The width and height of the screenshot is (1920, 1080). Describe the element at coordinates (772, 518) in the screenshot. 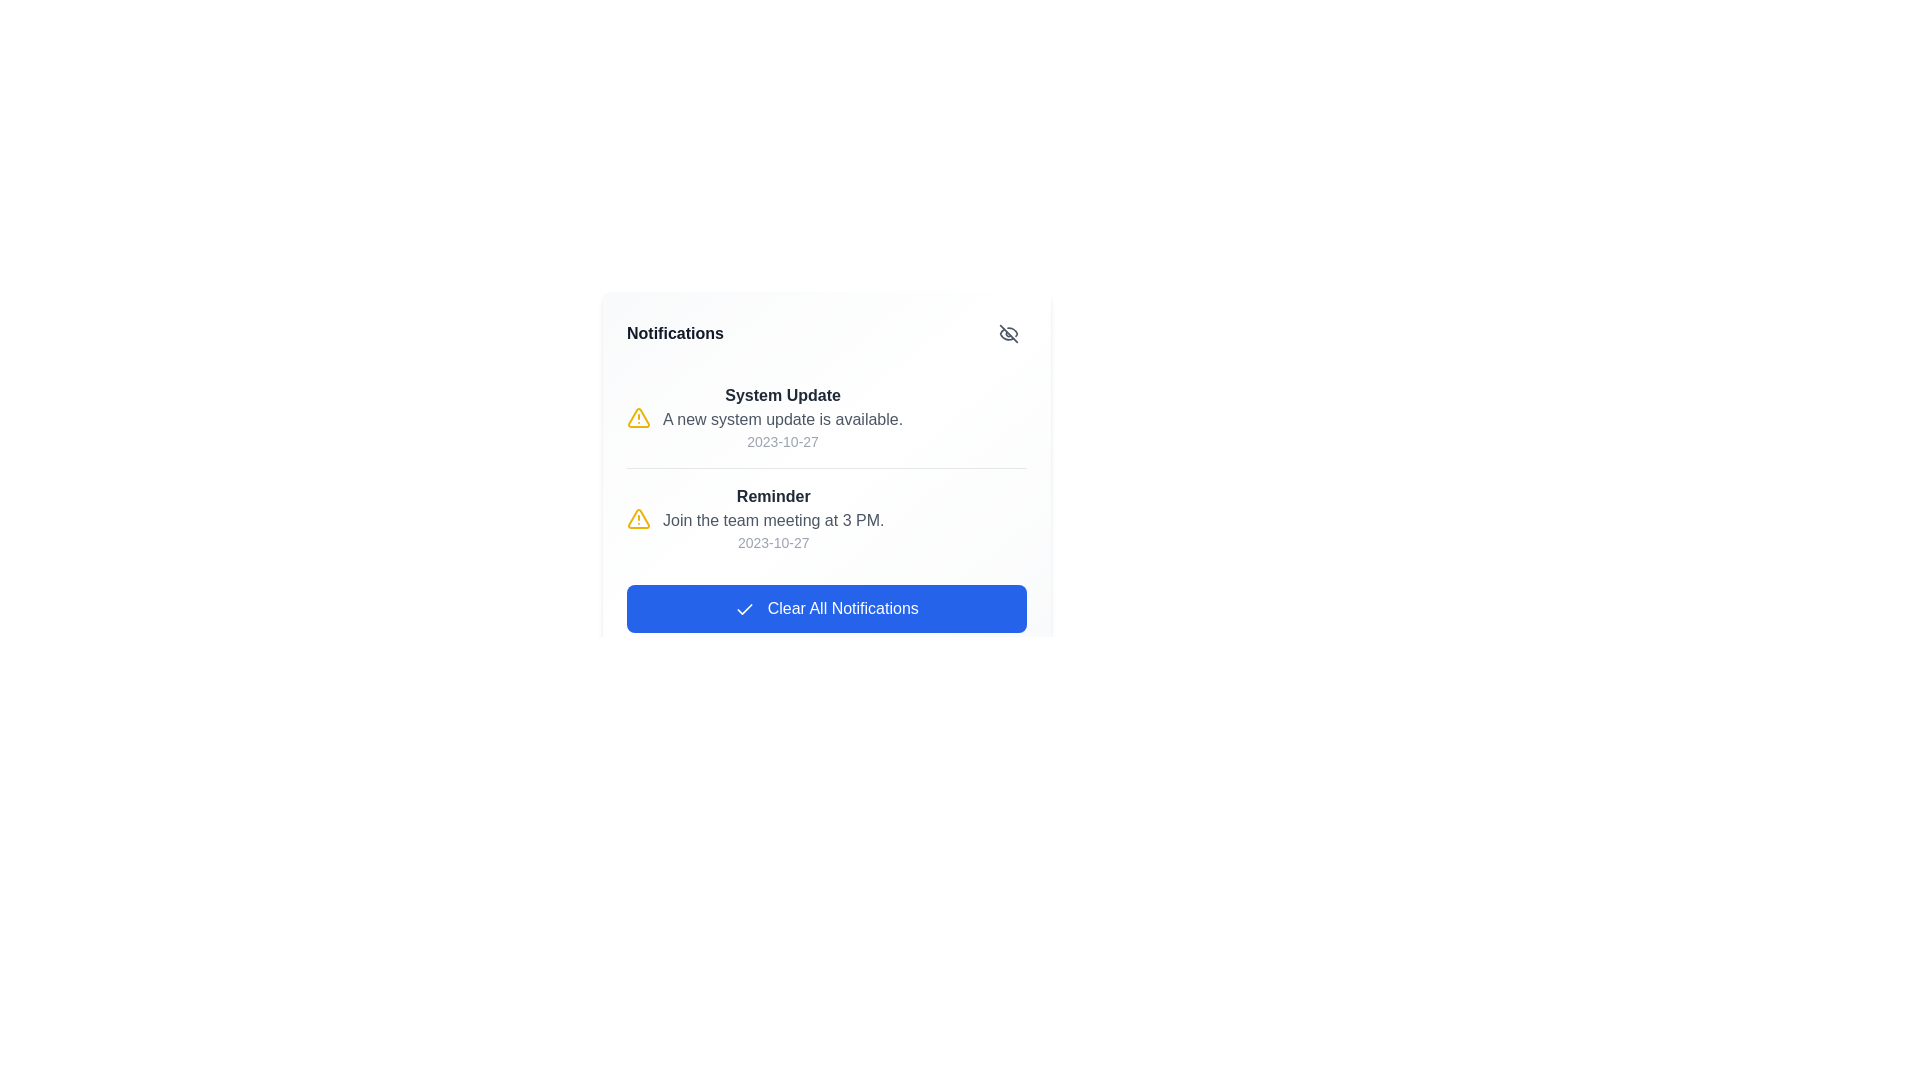

I see `the Static information group that presents a reminder about a meeting scheduled at a specific time, located in the second notification slot of the notification panel` at that location.